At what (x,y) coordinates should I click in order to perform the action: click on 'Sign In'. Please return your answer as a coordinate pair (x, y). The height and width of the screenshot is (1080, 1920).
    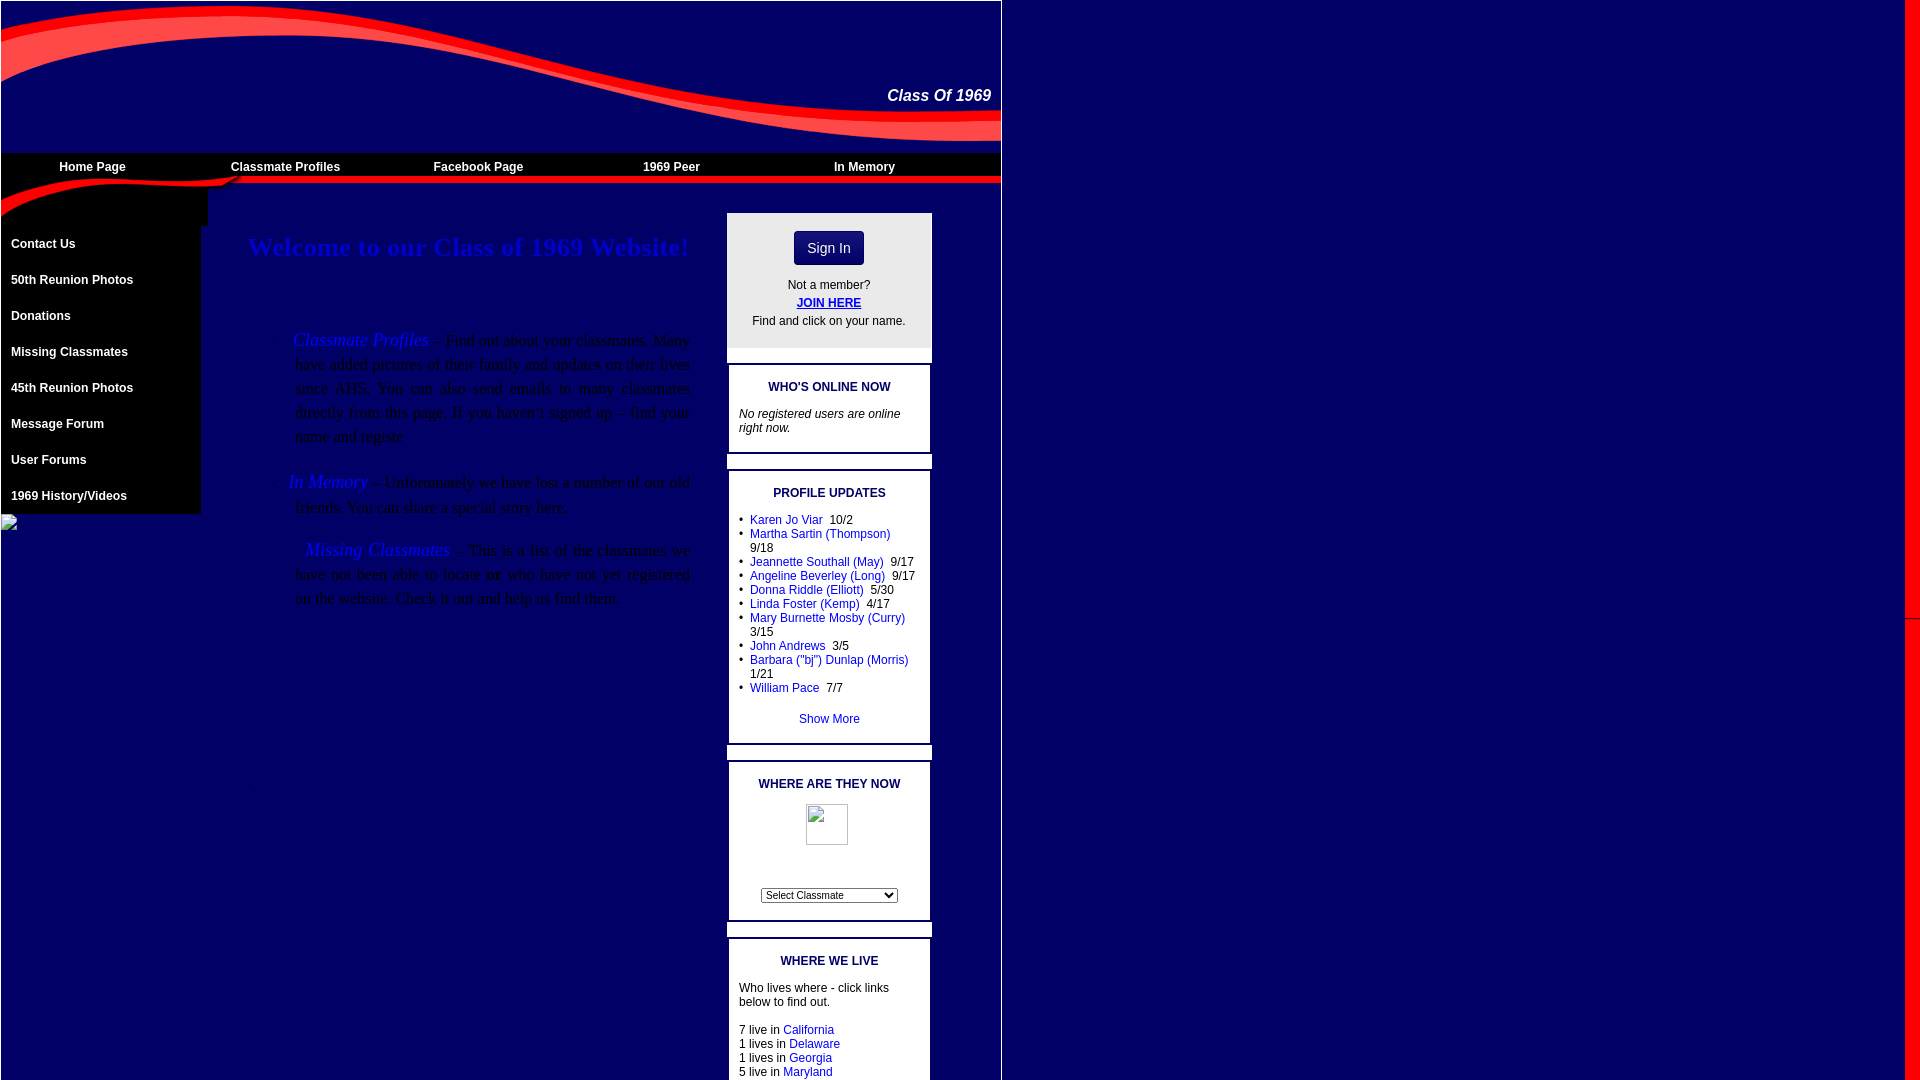
    Looking at the image, I should click on (829, 246).